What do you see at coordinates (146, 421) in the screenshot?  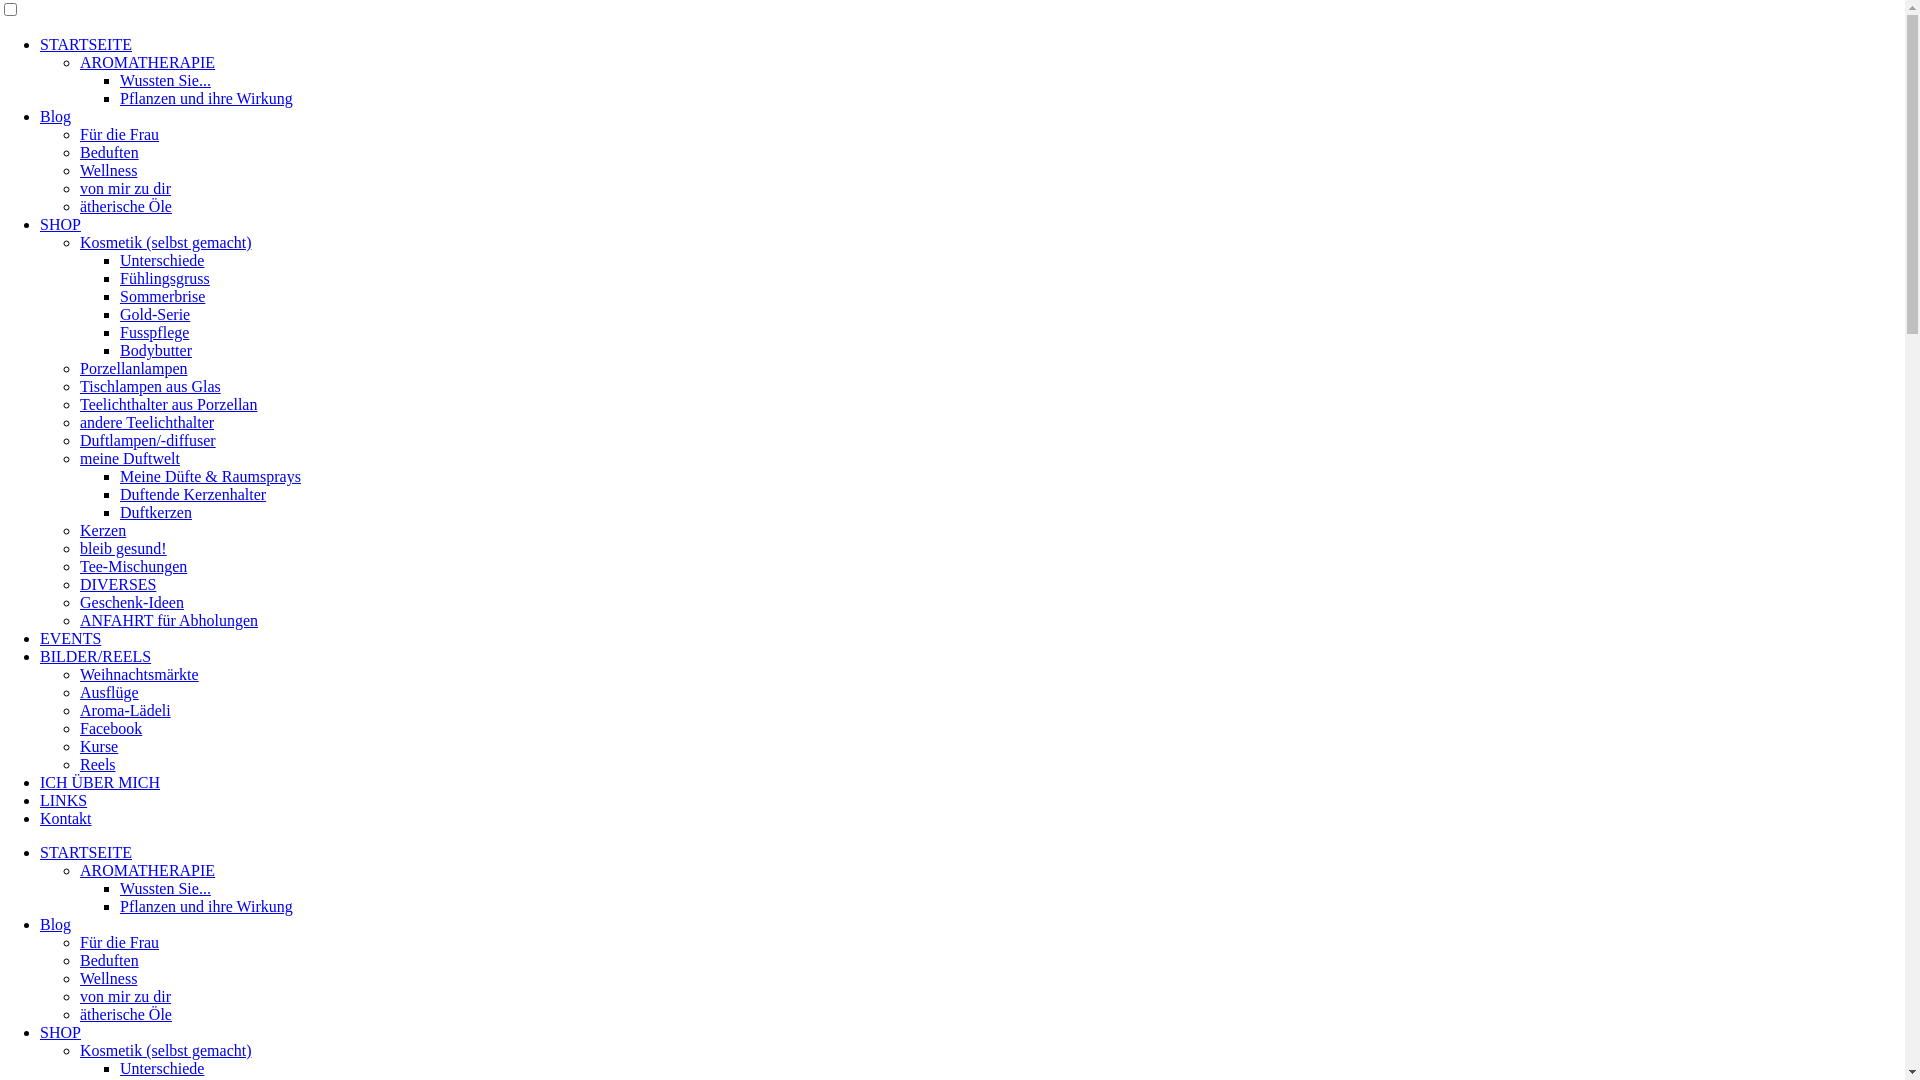 I see `'andere Teelichthalter'` at bounding box center [146, 421].